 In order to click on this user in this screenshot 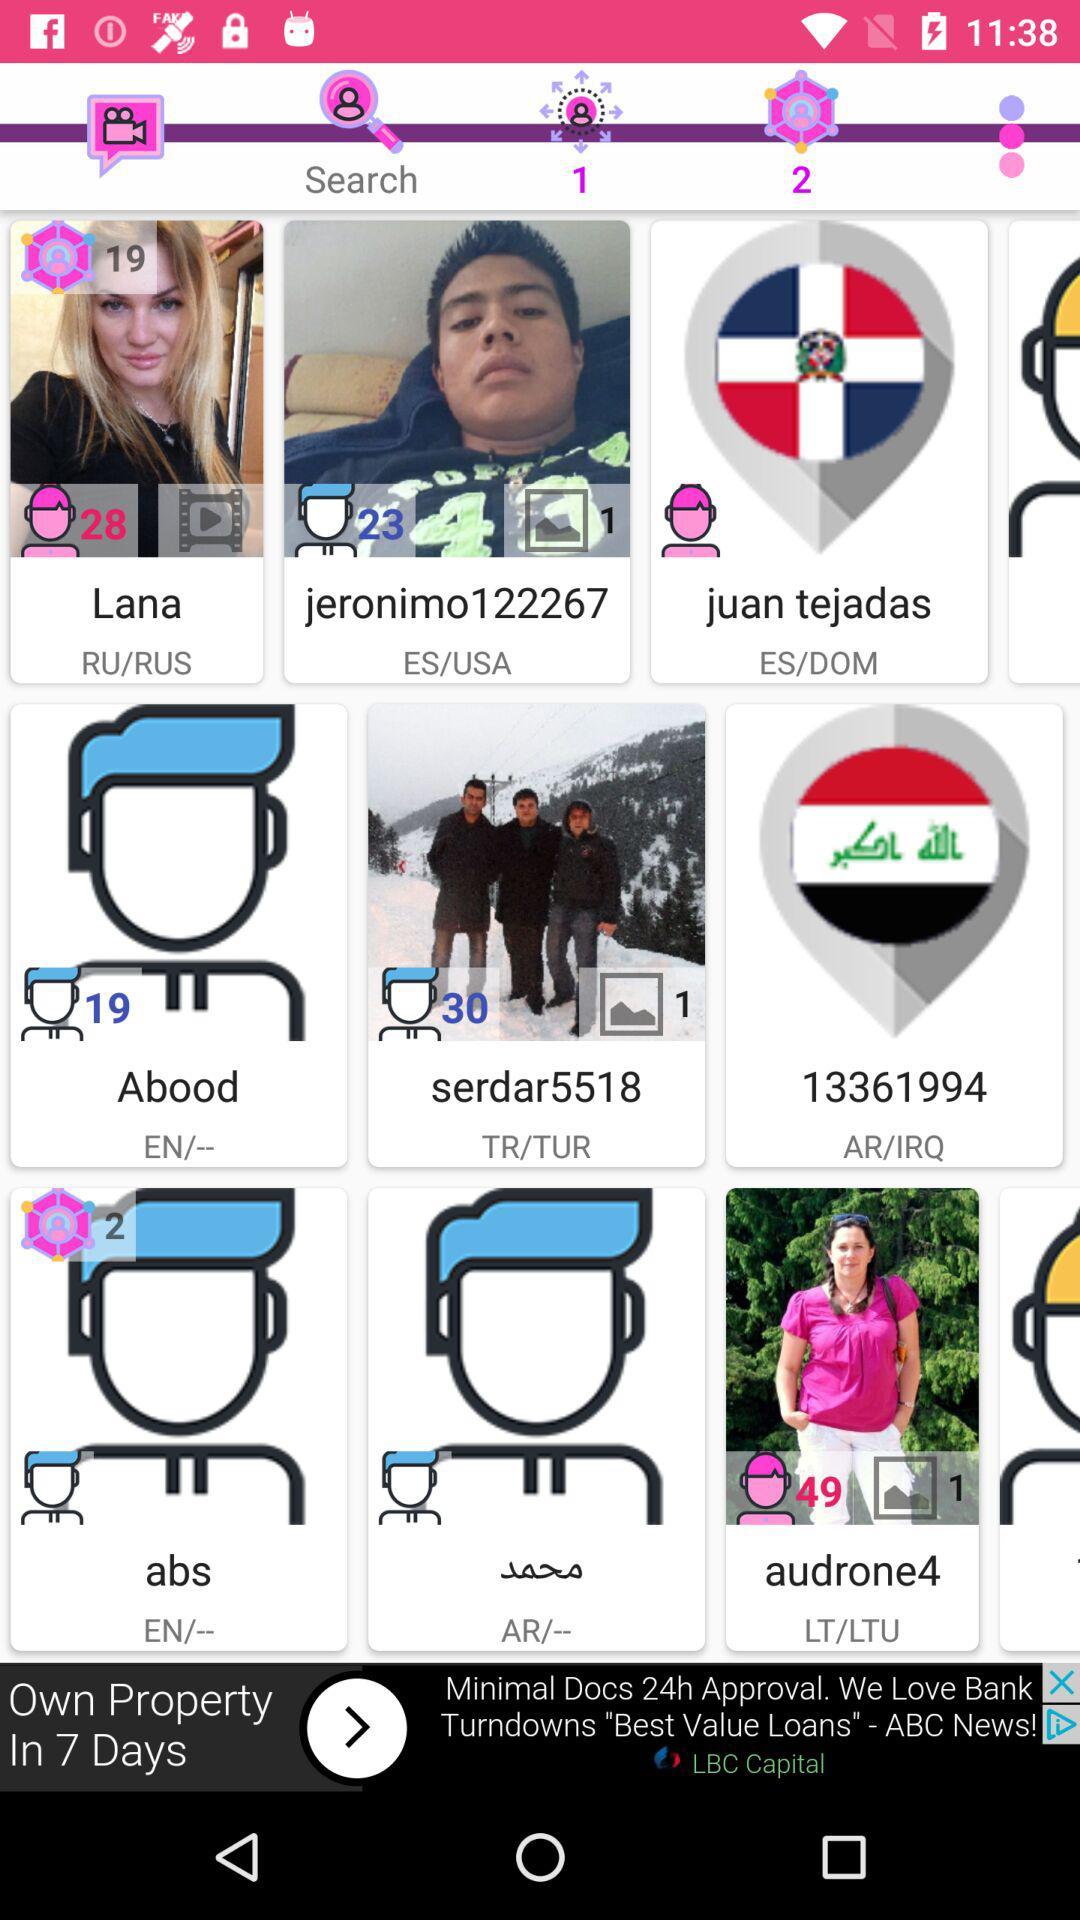, I will do `click(177, 872)`.